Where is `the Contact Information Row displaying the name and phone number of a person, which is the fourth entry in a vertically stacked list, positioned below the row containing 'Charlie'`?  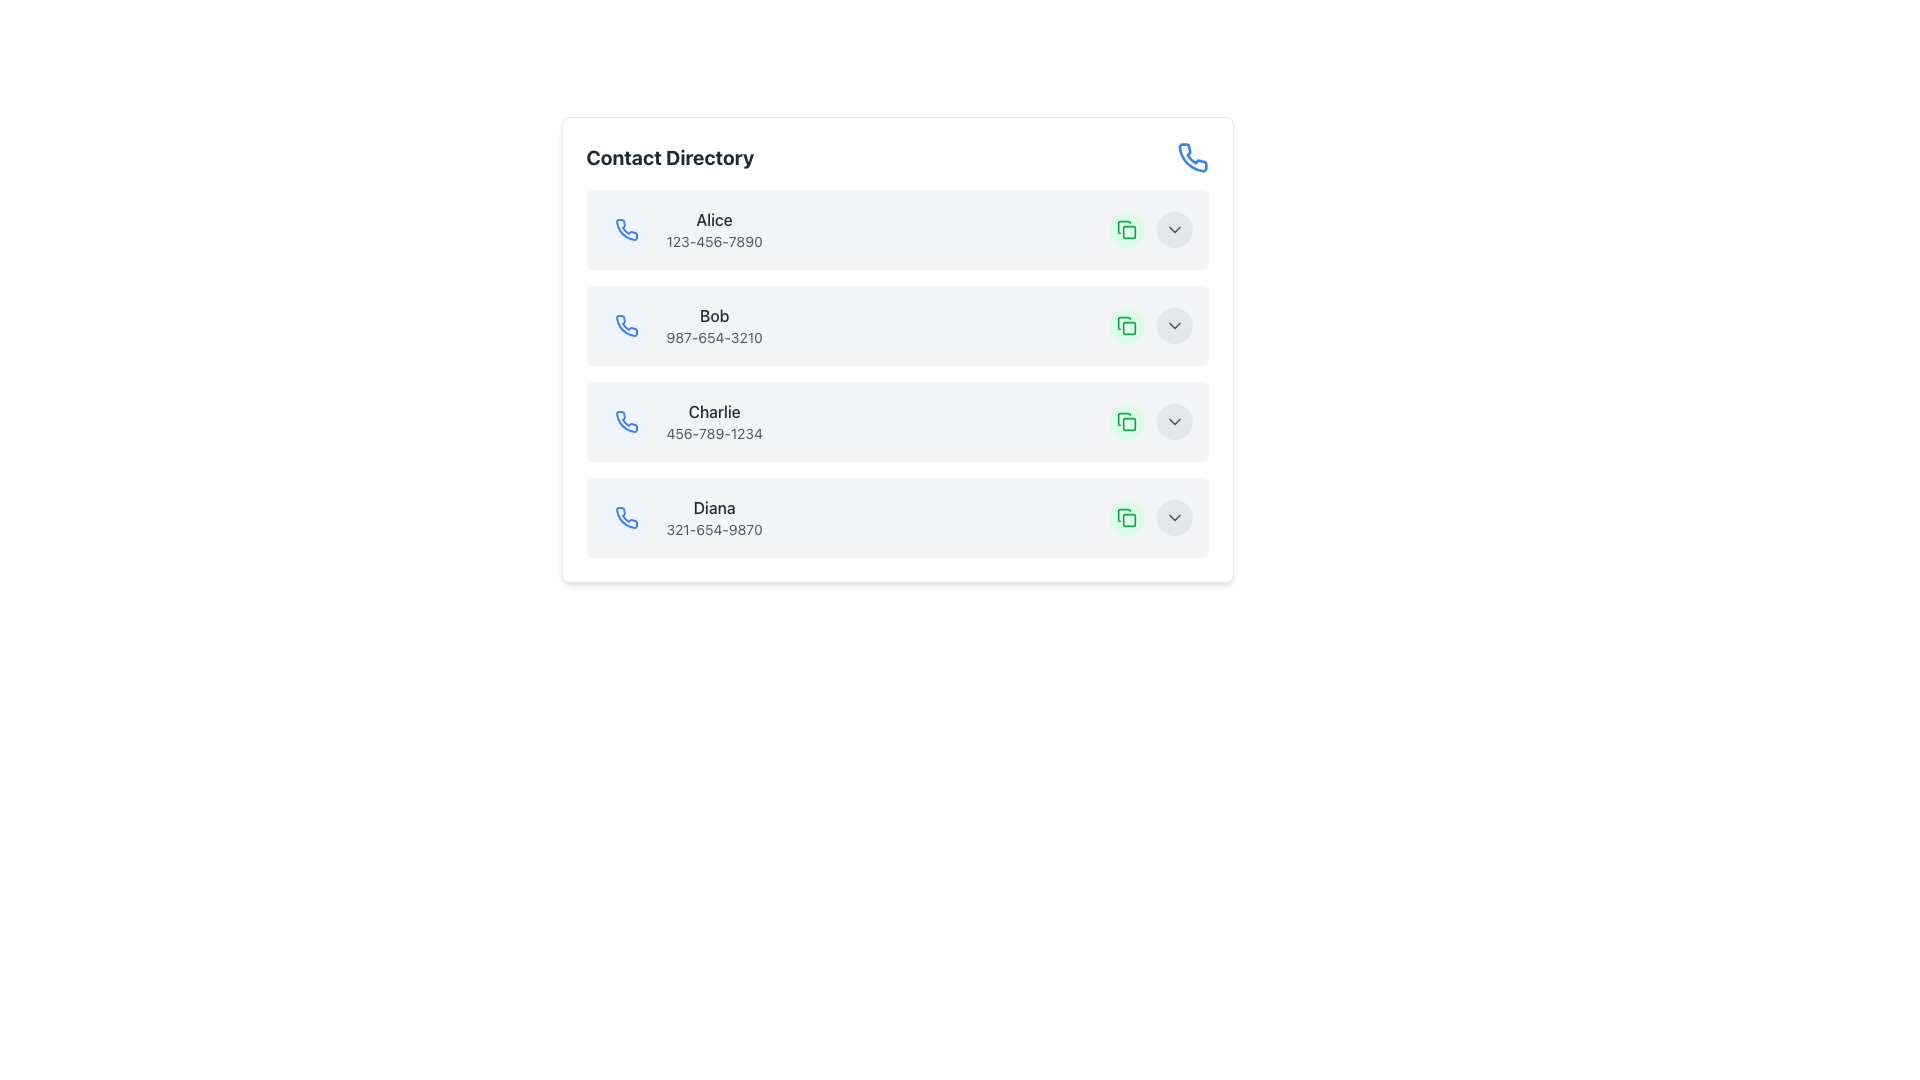
the Contact Information Row displaying the name and phone number of a person, which is the fourth entry in a vertically stacked list, positioned below the row containing 'Charlie' is located at coordinates (682, 516).